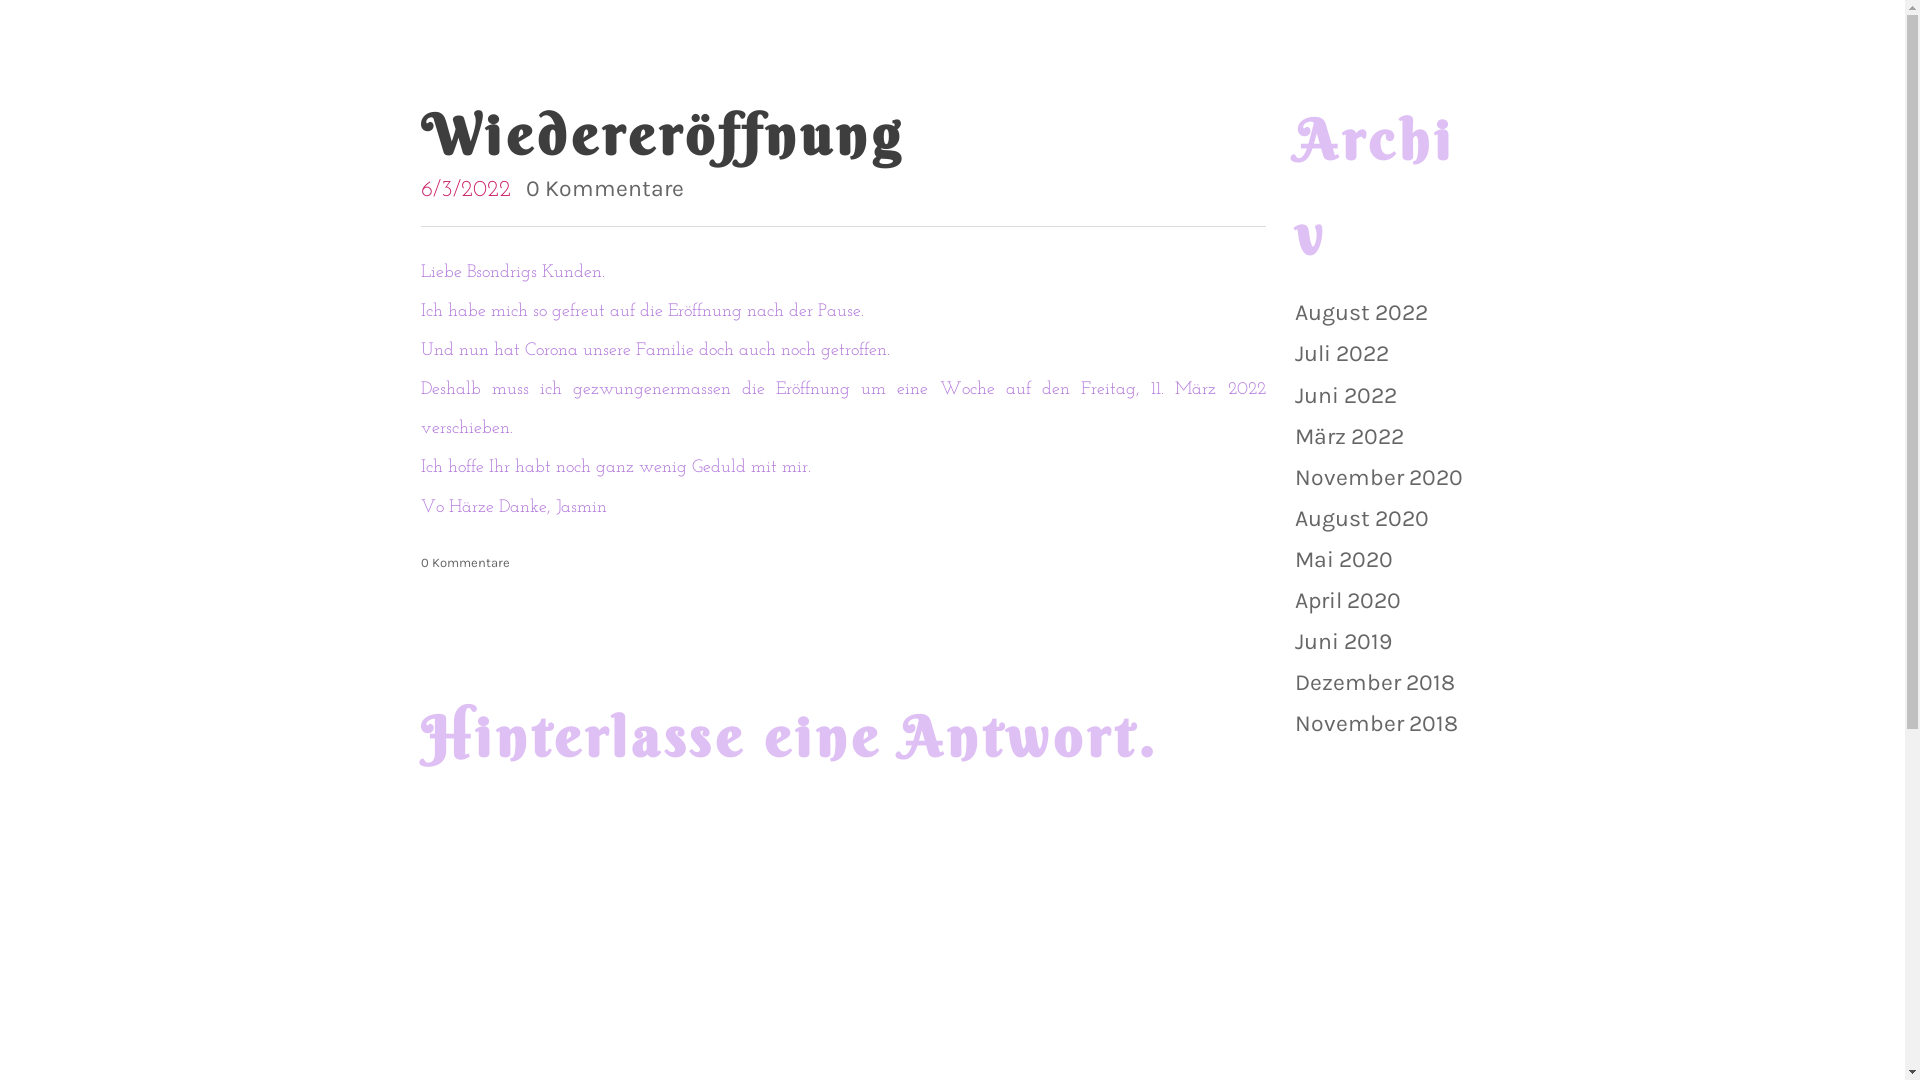  Describe the element at coordinates (1340, 352) in the screenshot. I see `'Juli 2022'` at that location.